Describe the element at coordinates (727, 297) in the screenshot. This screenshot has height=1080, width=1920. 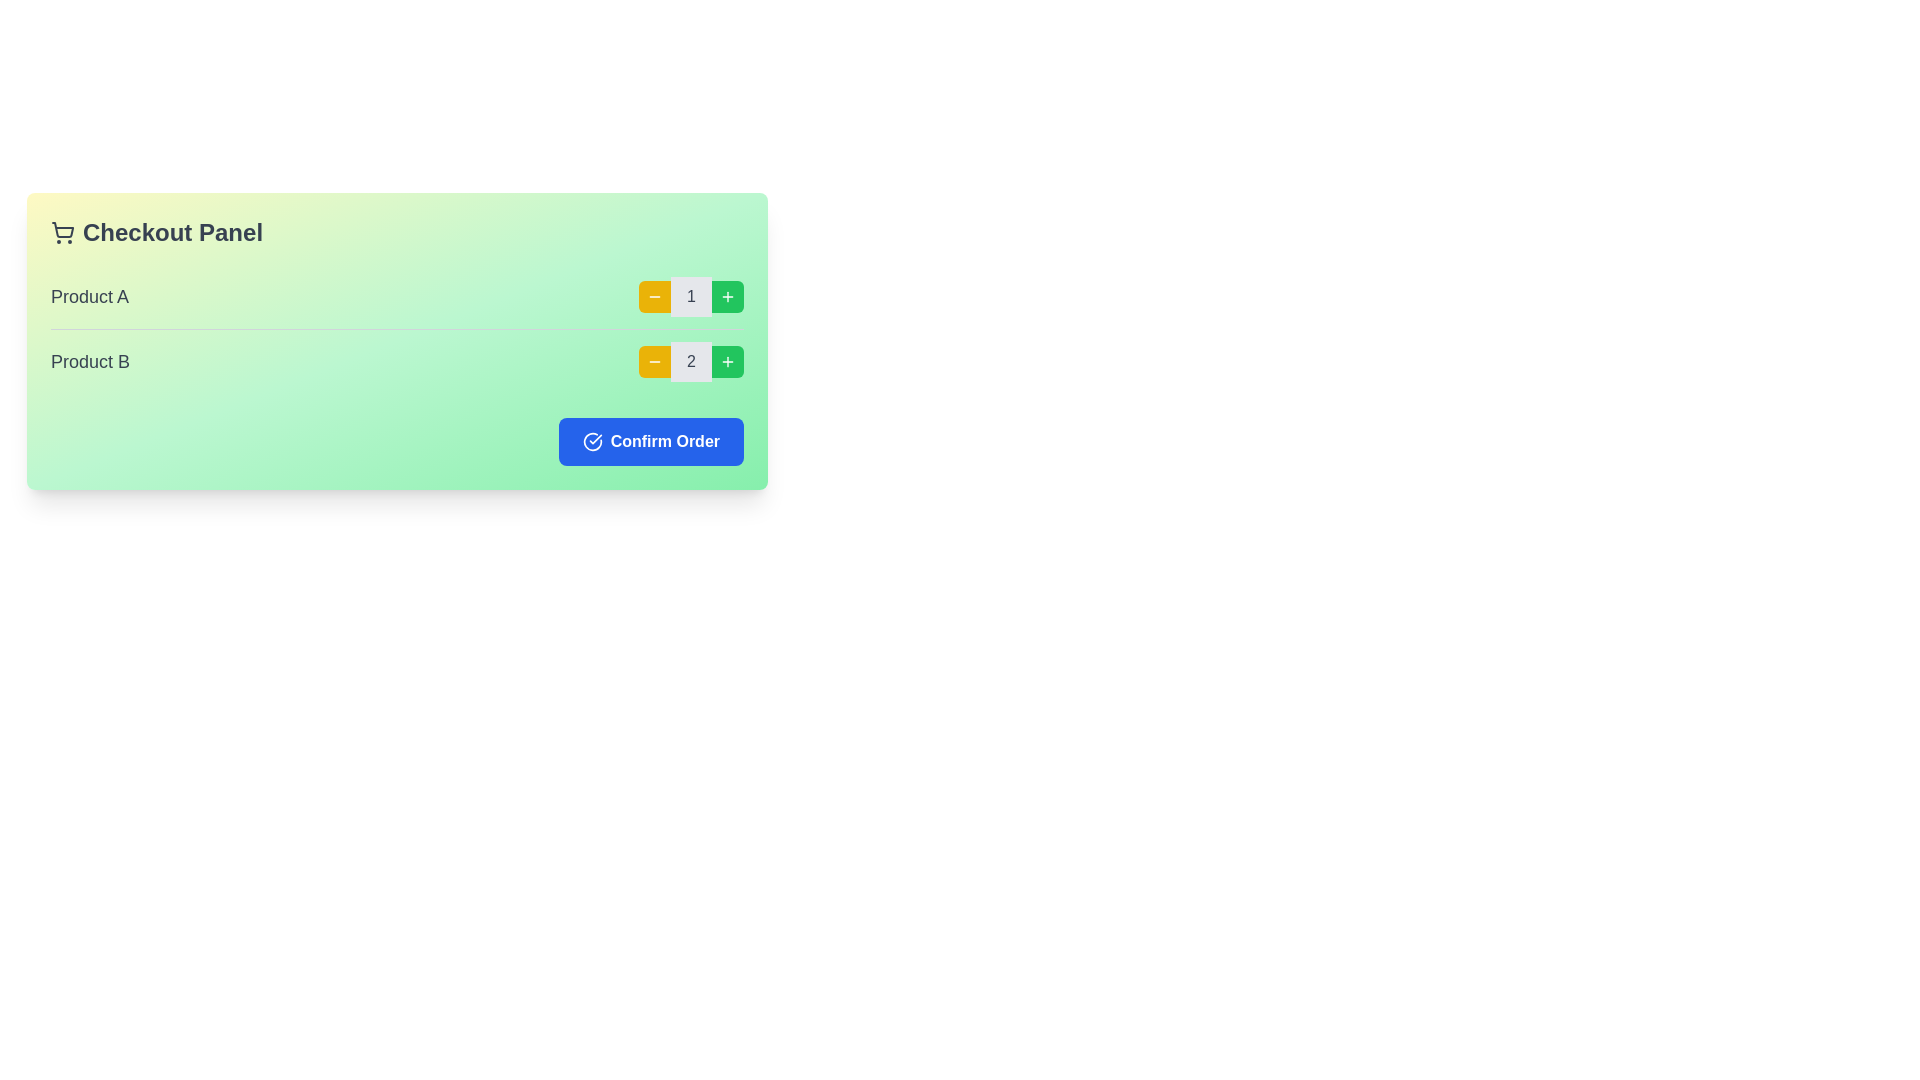
I see `the green square button with a plus icon, located in the second row of the quantity adjustment controls in the 'Checkout Panel', adjacent to the quantity input box for 'Product A'` at that location.